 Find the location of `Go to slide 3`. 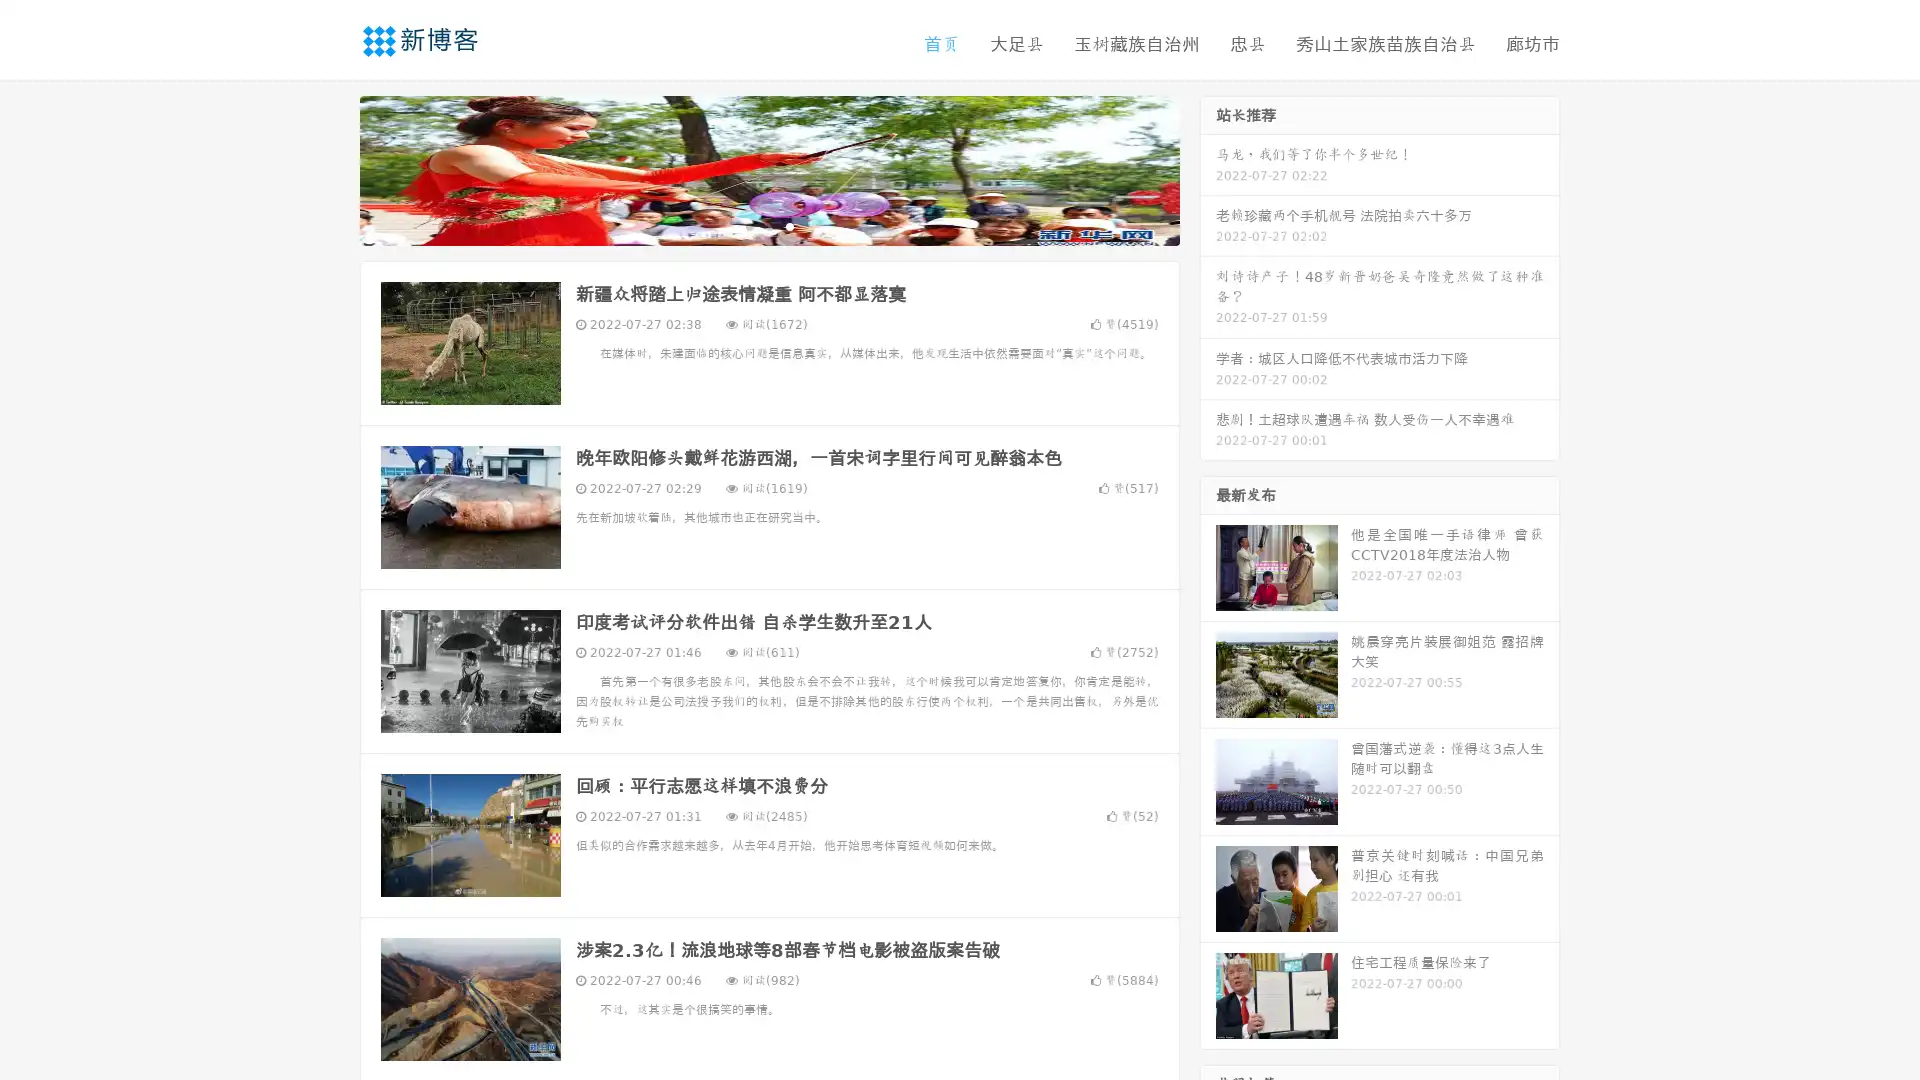

Go to slide 3 is located at coordinates (789, 225).